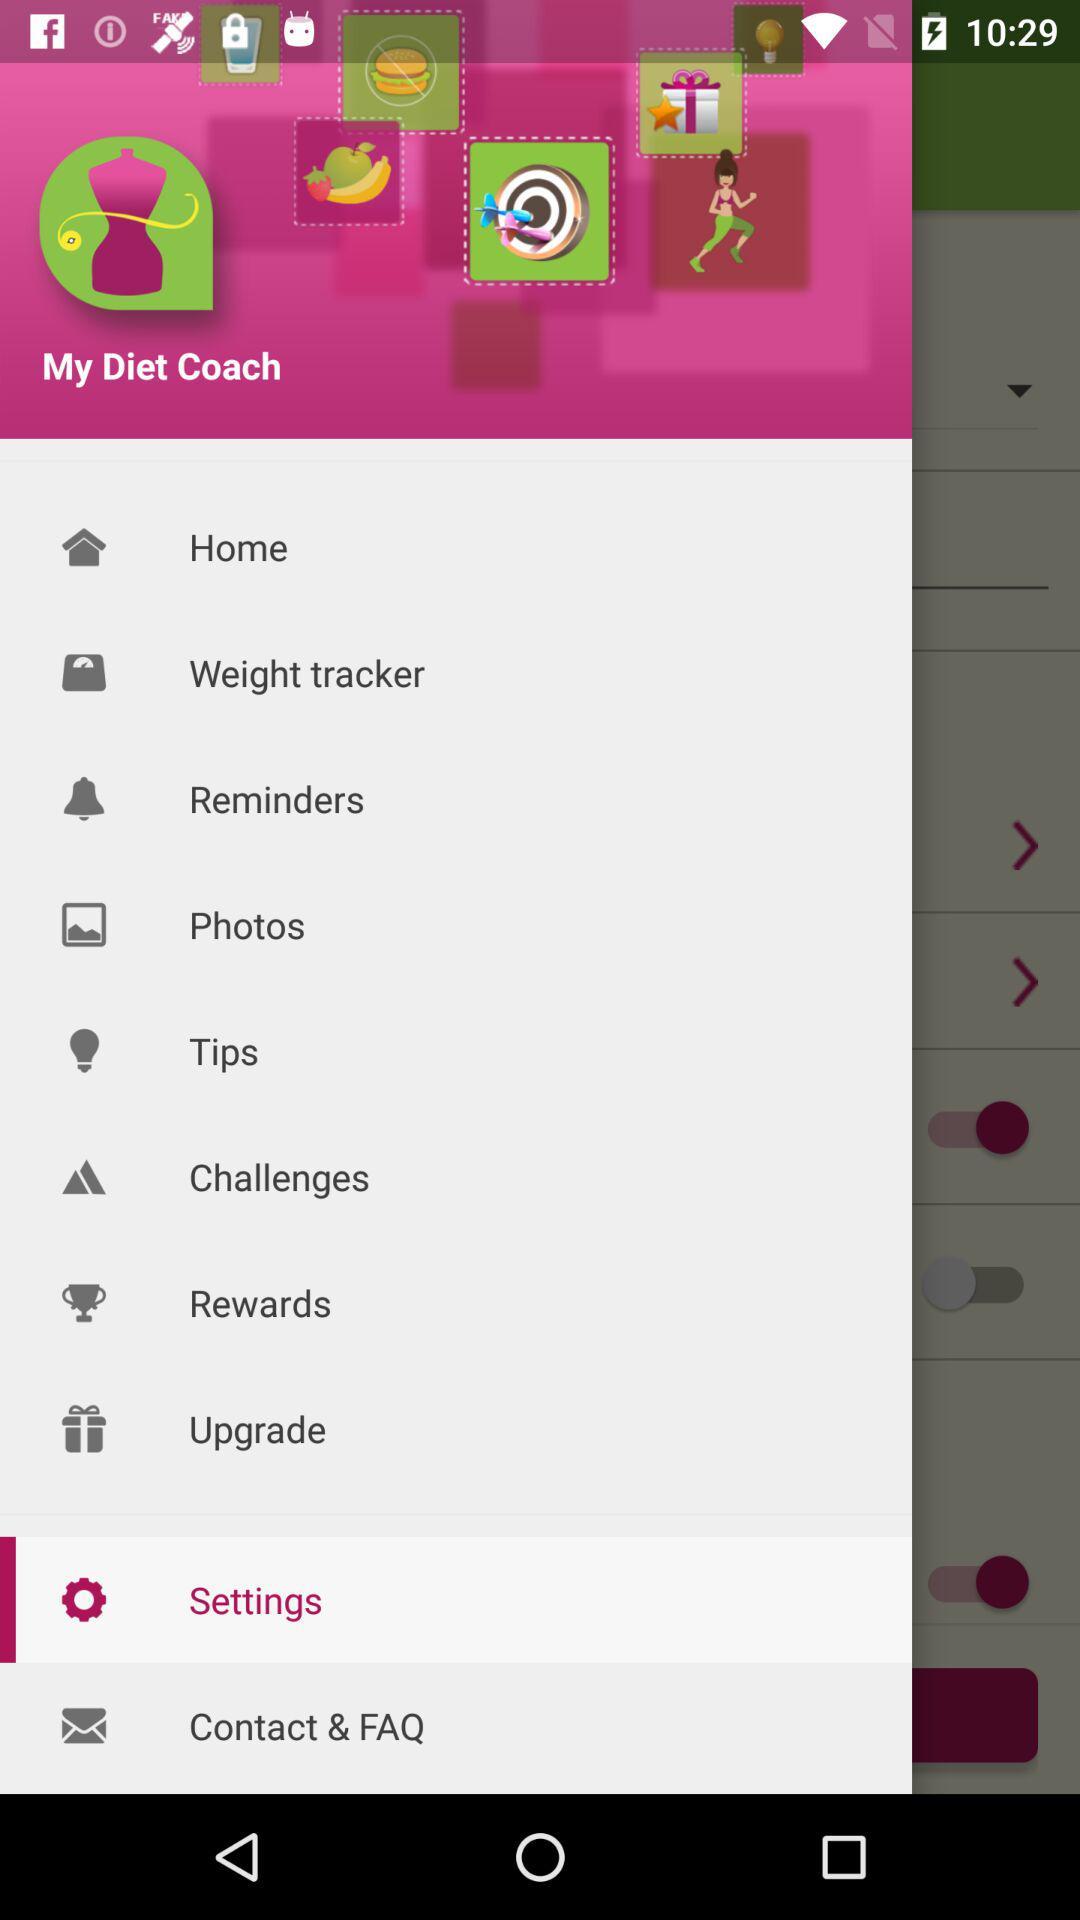 This screenshot has height=1920, width=1080. I want to click on the first icon which is left to the fruits icon, so click(137, 242).